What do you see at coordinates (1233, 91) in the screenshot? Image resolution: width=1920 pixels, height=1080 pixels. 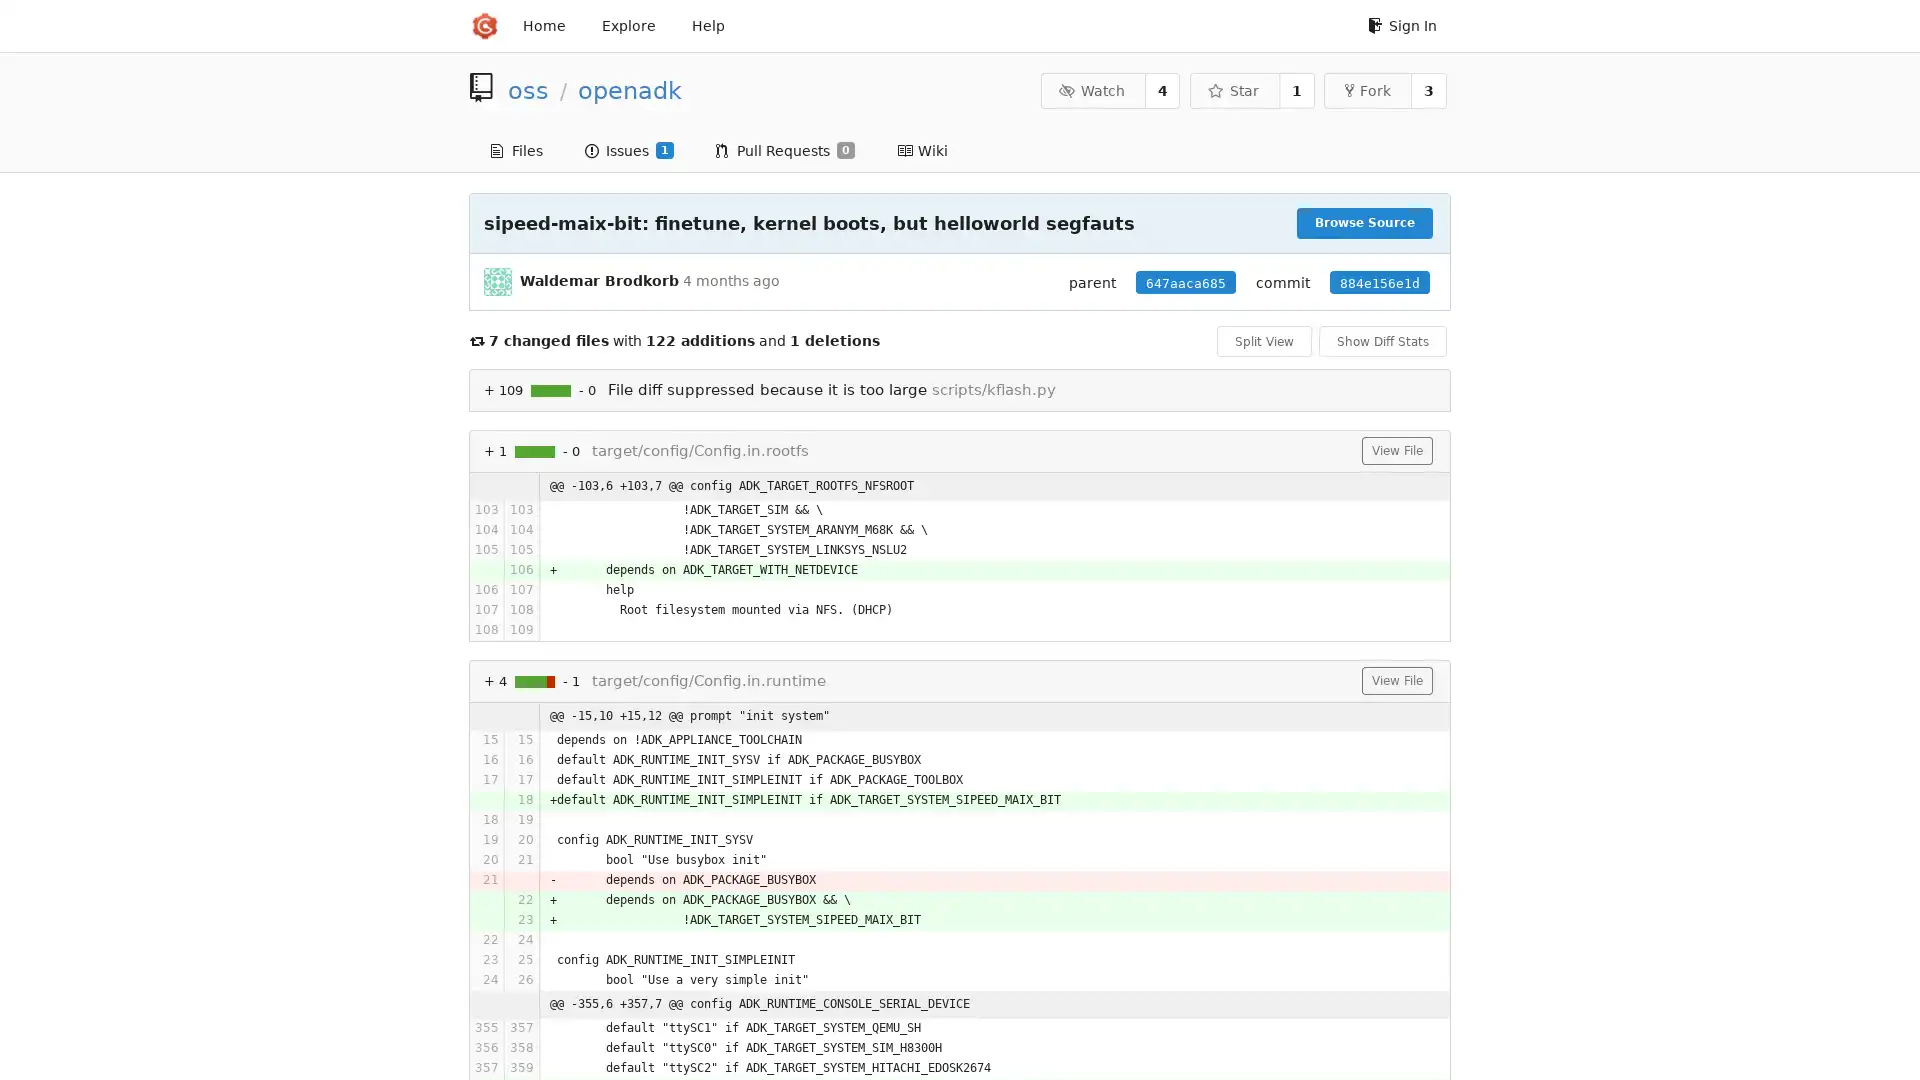 I see `Star` at bounding box center [1233, 91].